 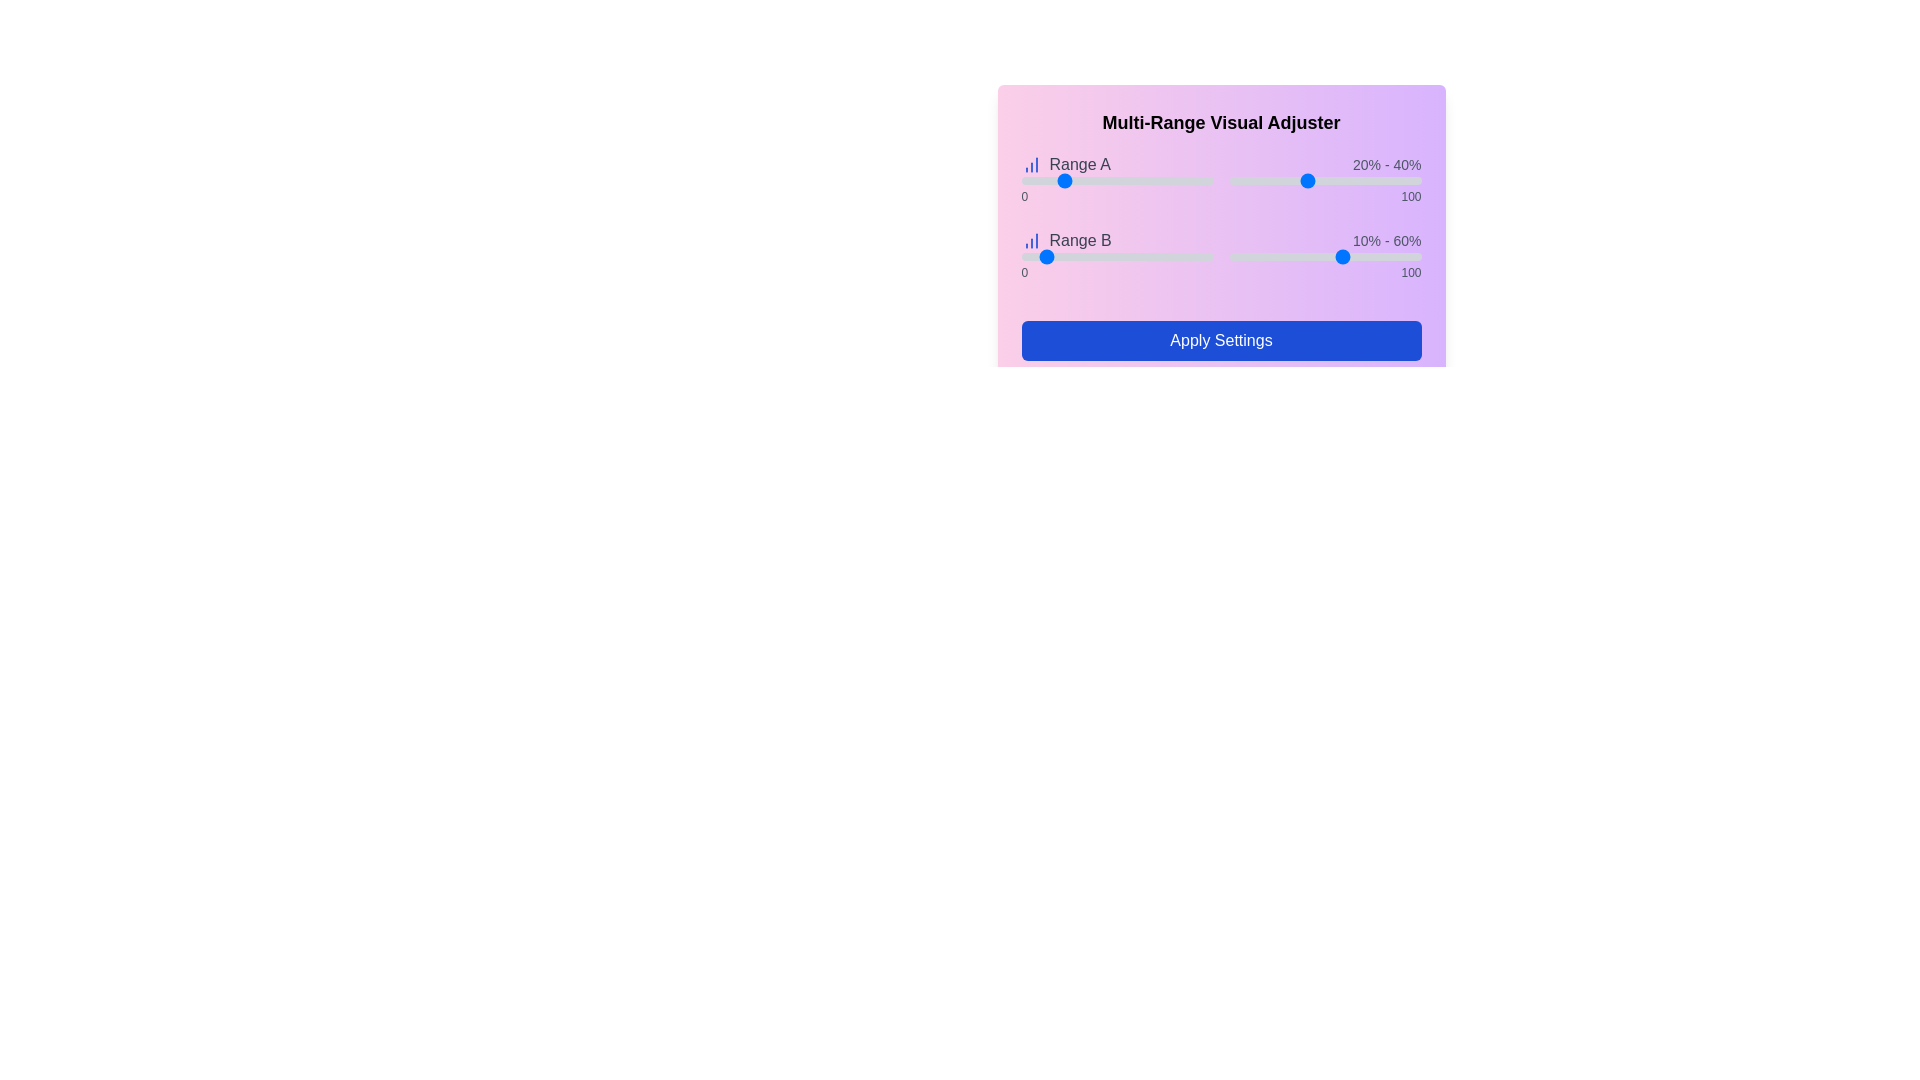 I want to click on the slider, so click(x=1360, y=181).